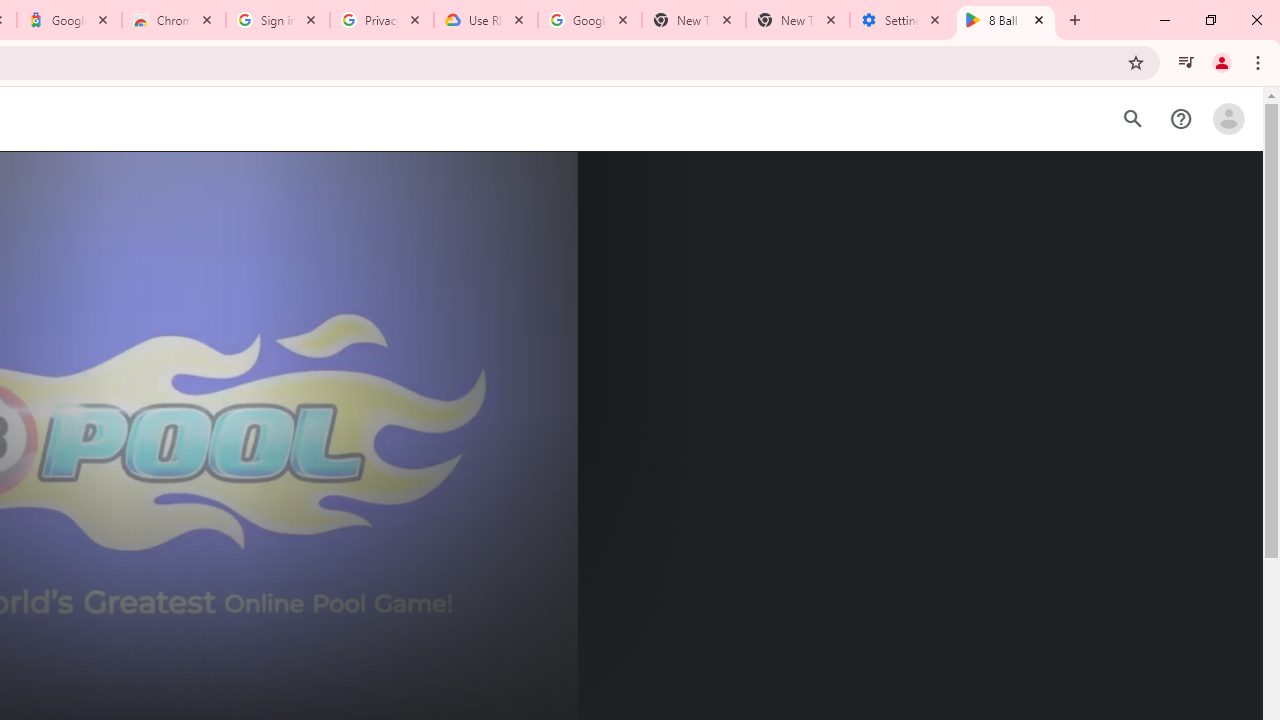 The height and width of the screenshot is (720, 1280). What do you see at coordinates (797, 20) in the screenshot?
I see `'New Tab'` at bounding box center [797, 20].